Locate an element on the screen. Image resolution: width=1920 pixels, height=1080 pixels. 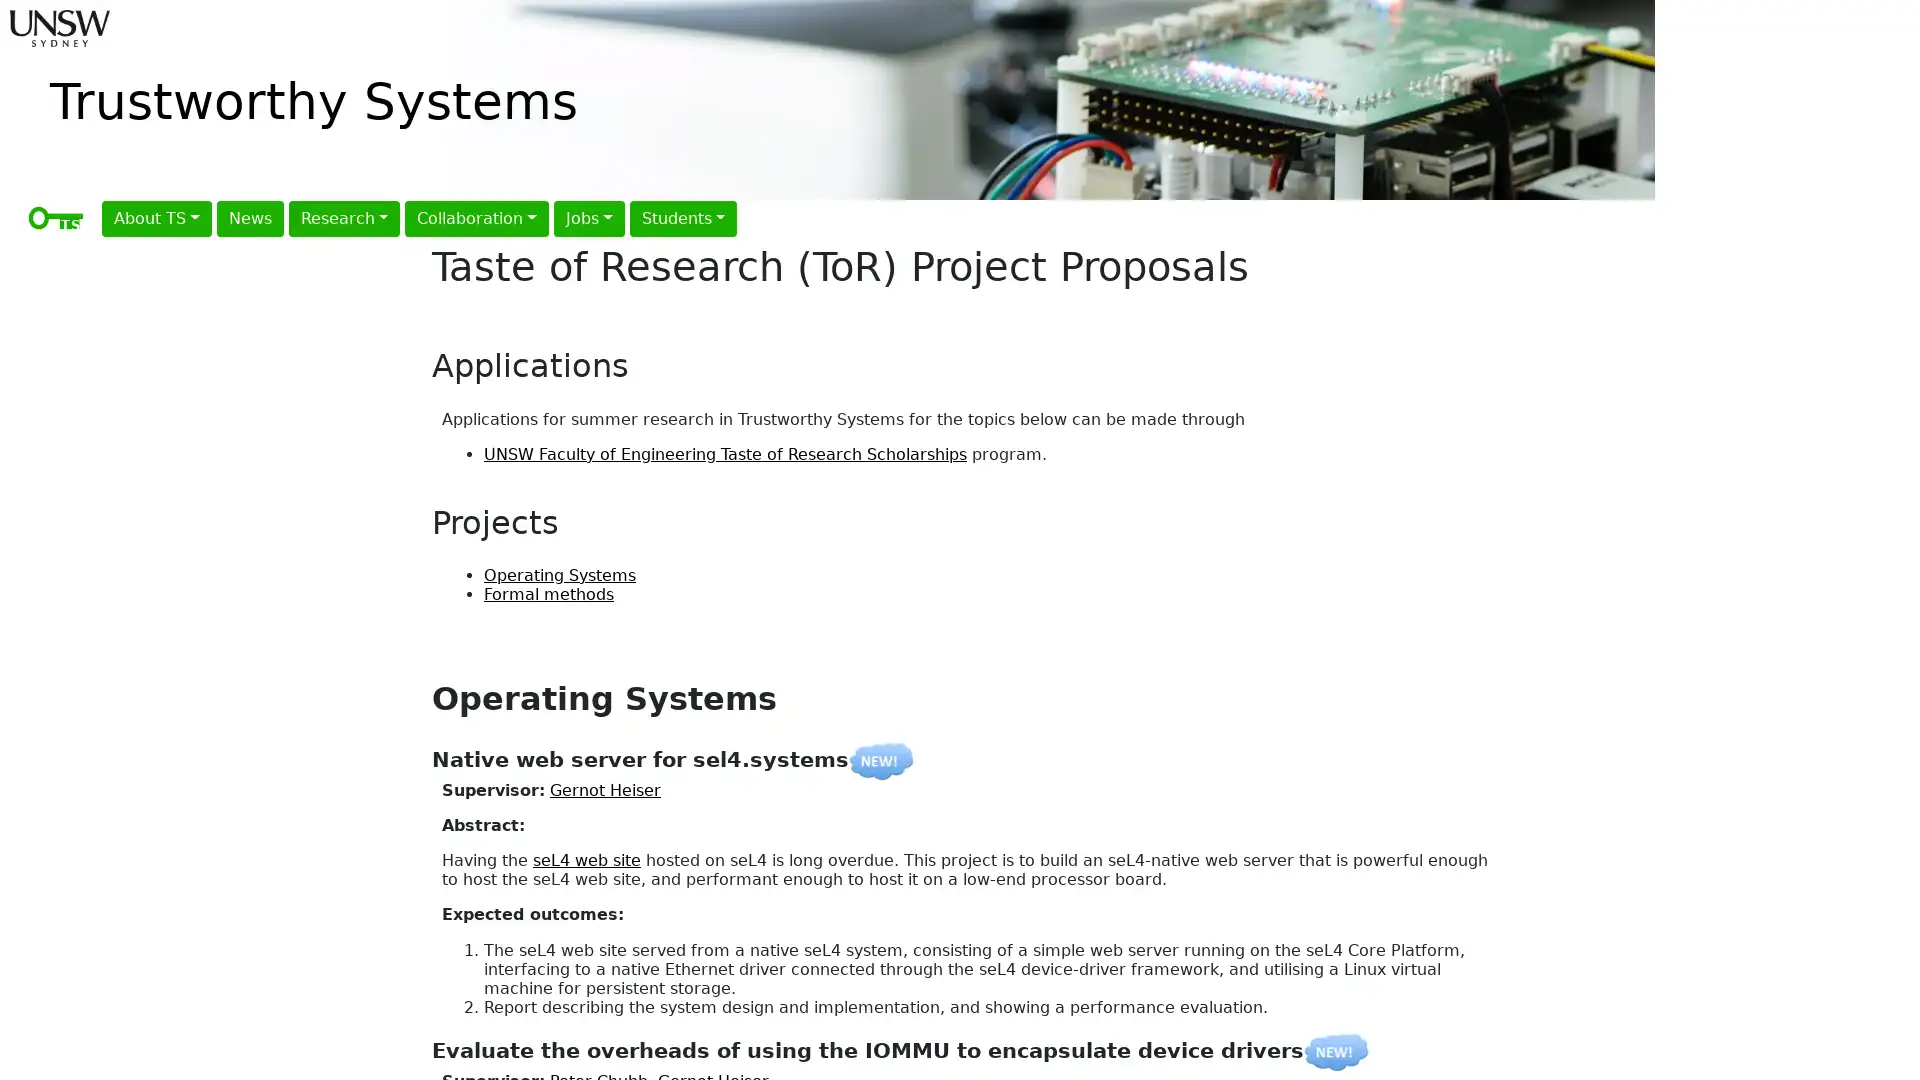
Students is located at coordinates (682, 218).